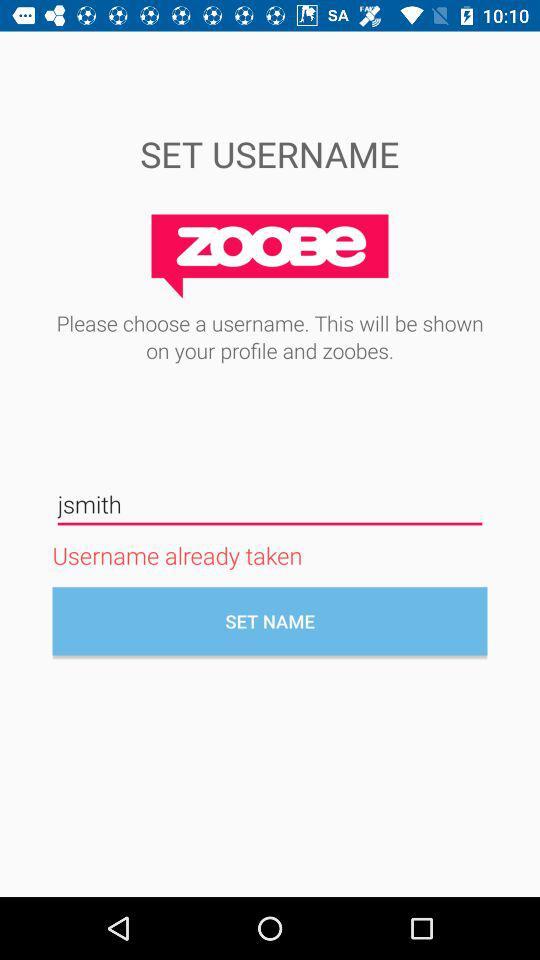 Image resolution: width=540 pixels, height=960 pixels. I want to click on the icon above username already taken icon, so click(270, 503).